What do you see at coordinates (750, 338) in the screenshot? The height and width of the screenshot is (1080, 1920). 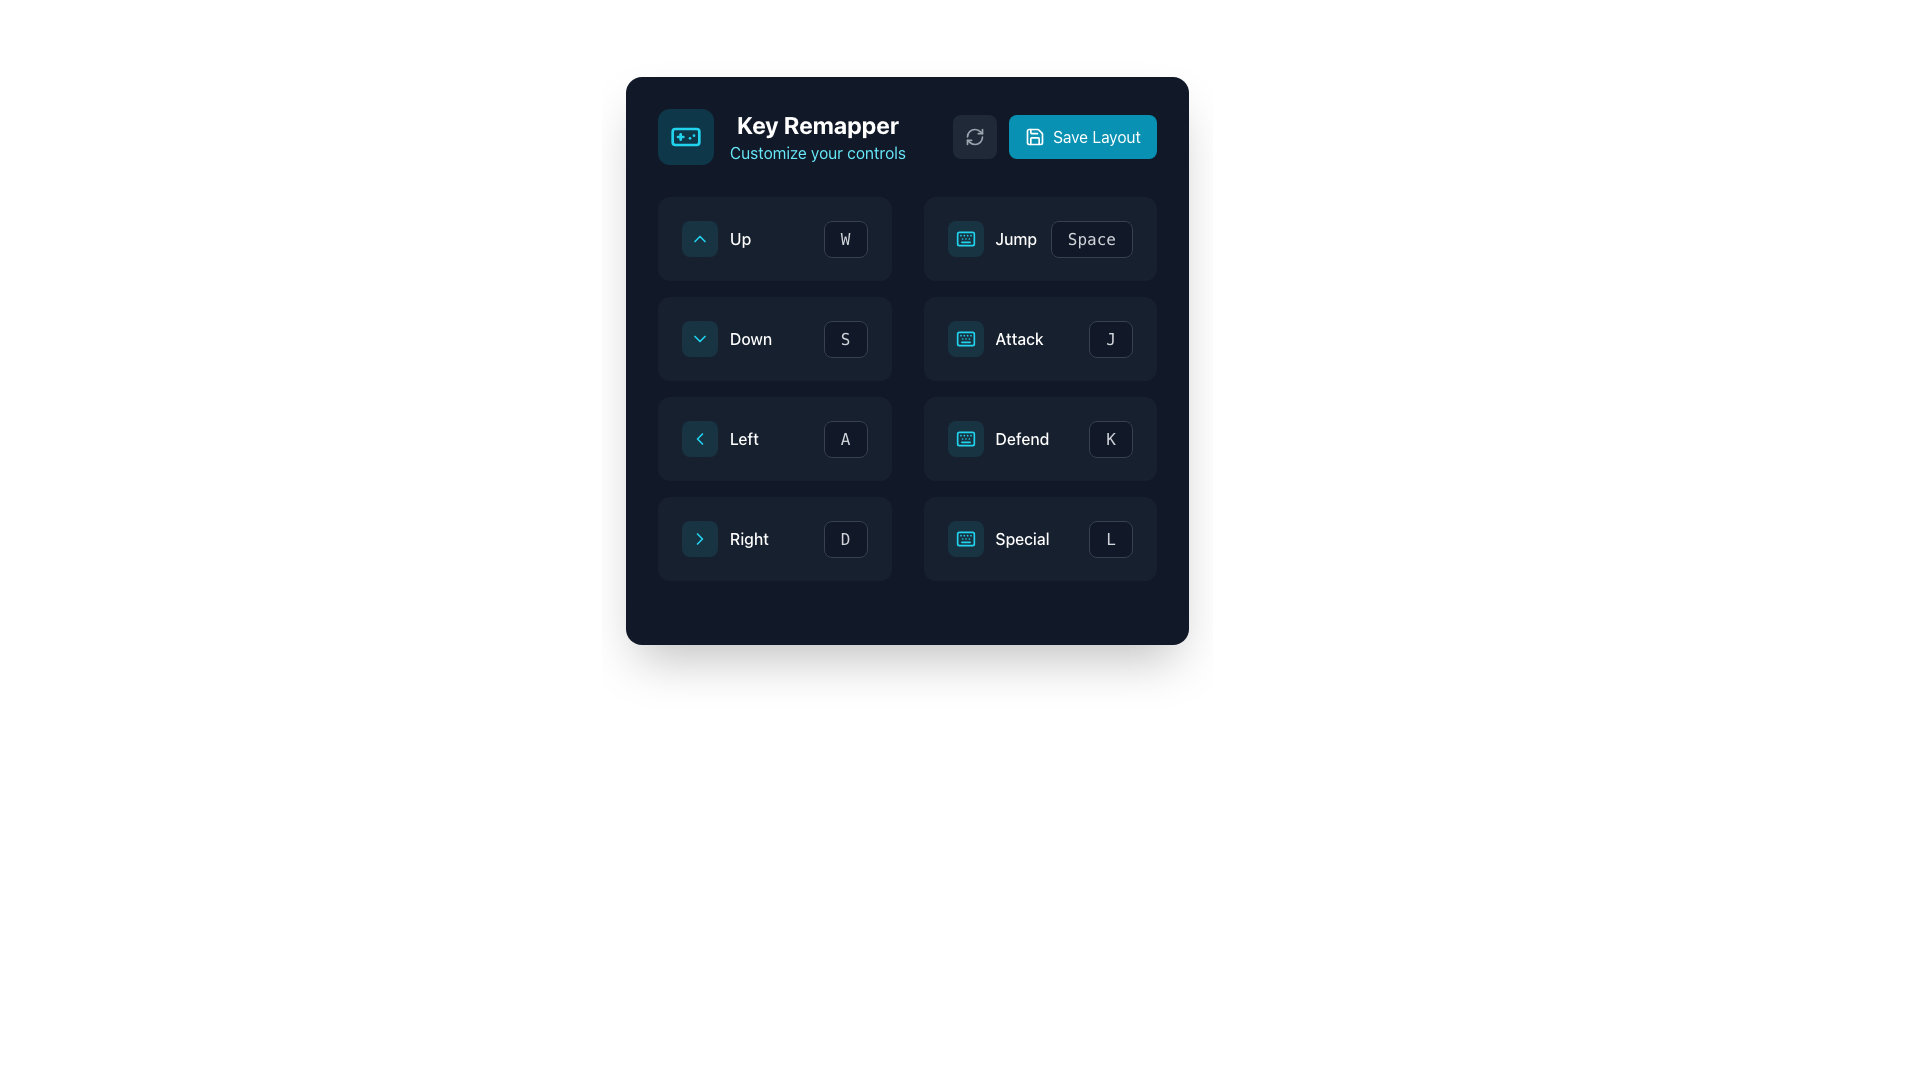 I see `text label displaying 'Down' which is centered in a dark background and located in the middle row of the left column of the controls grid` at bounding box center [750, 338].